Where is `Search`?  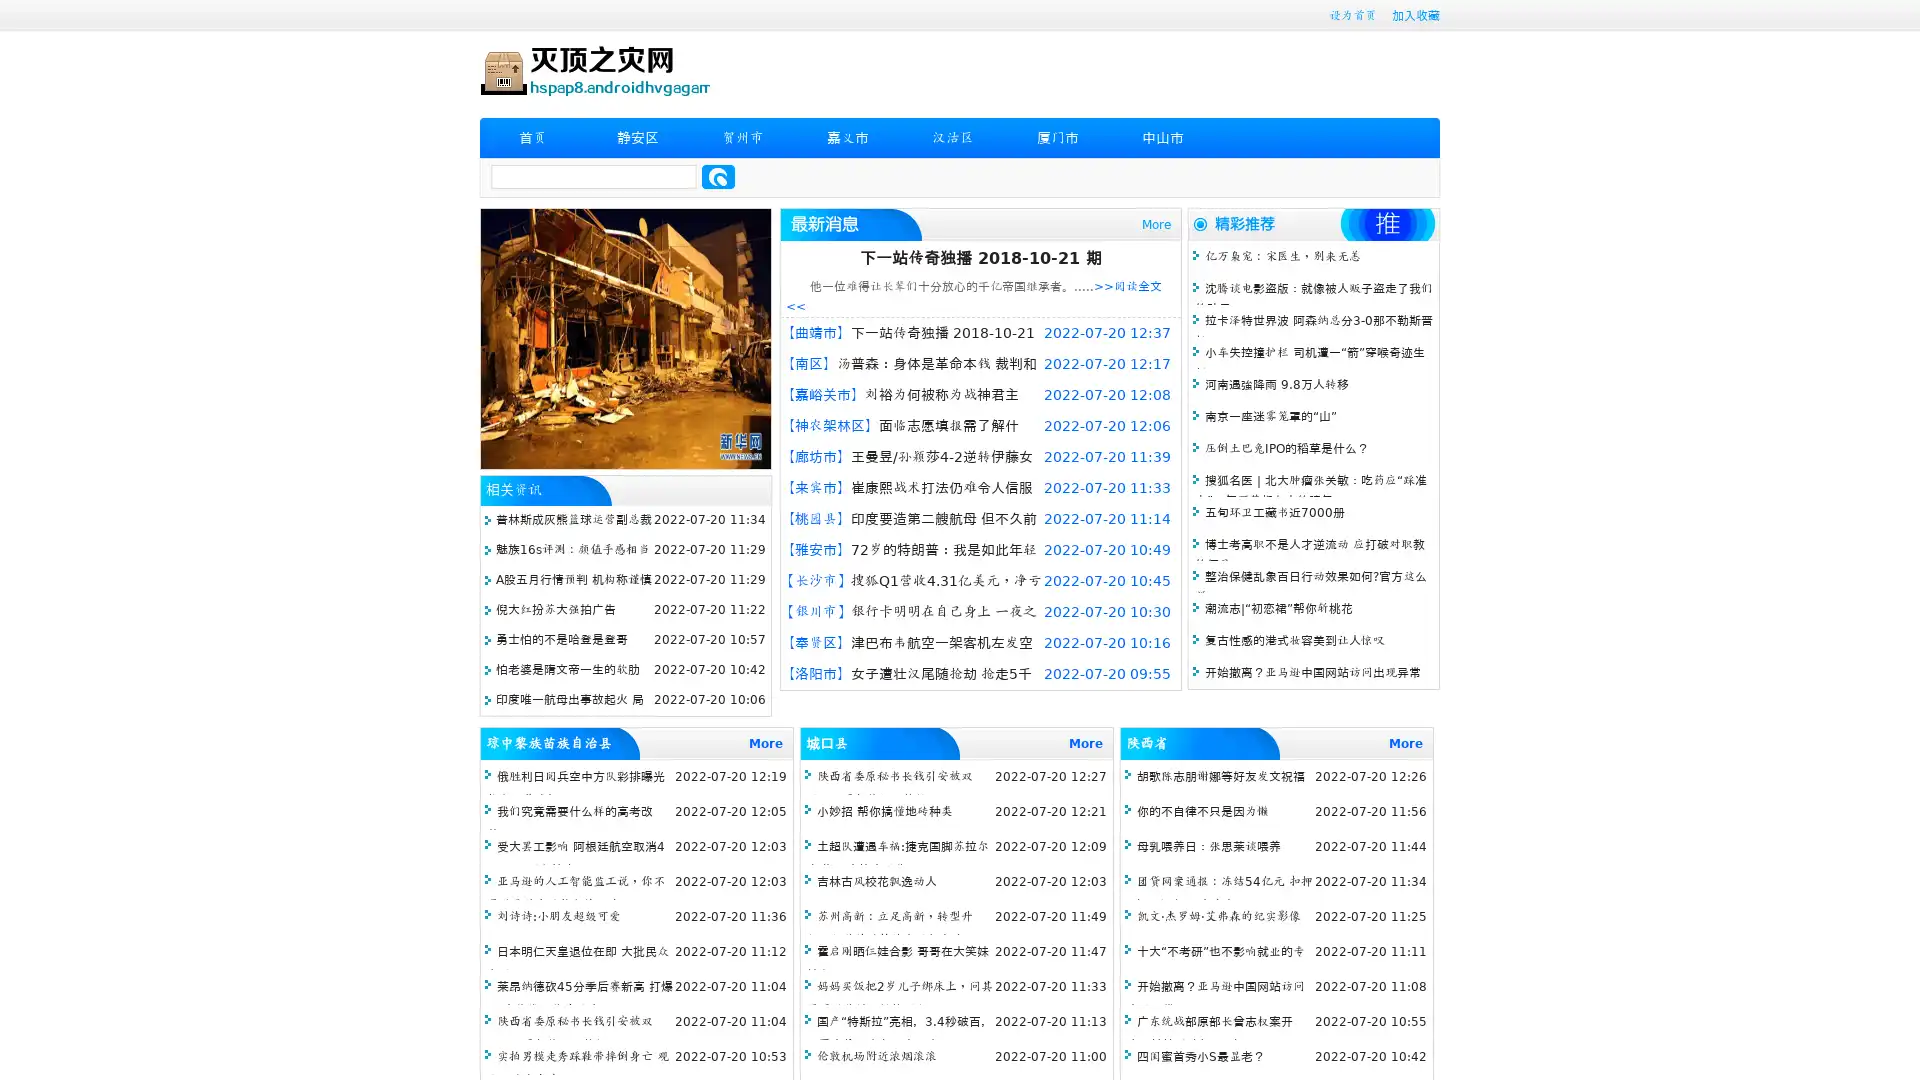
Search is located at coordinates (718, 176).